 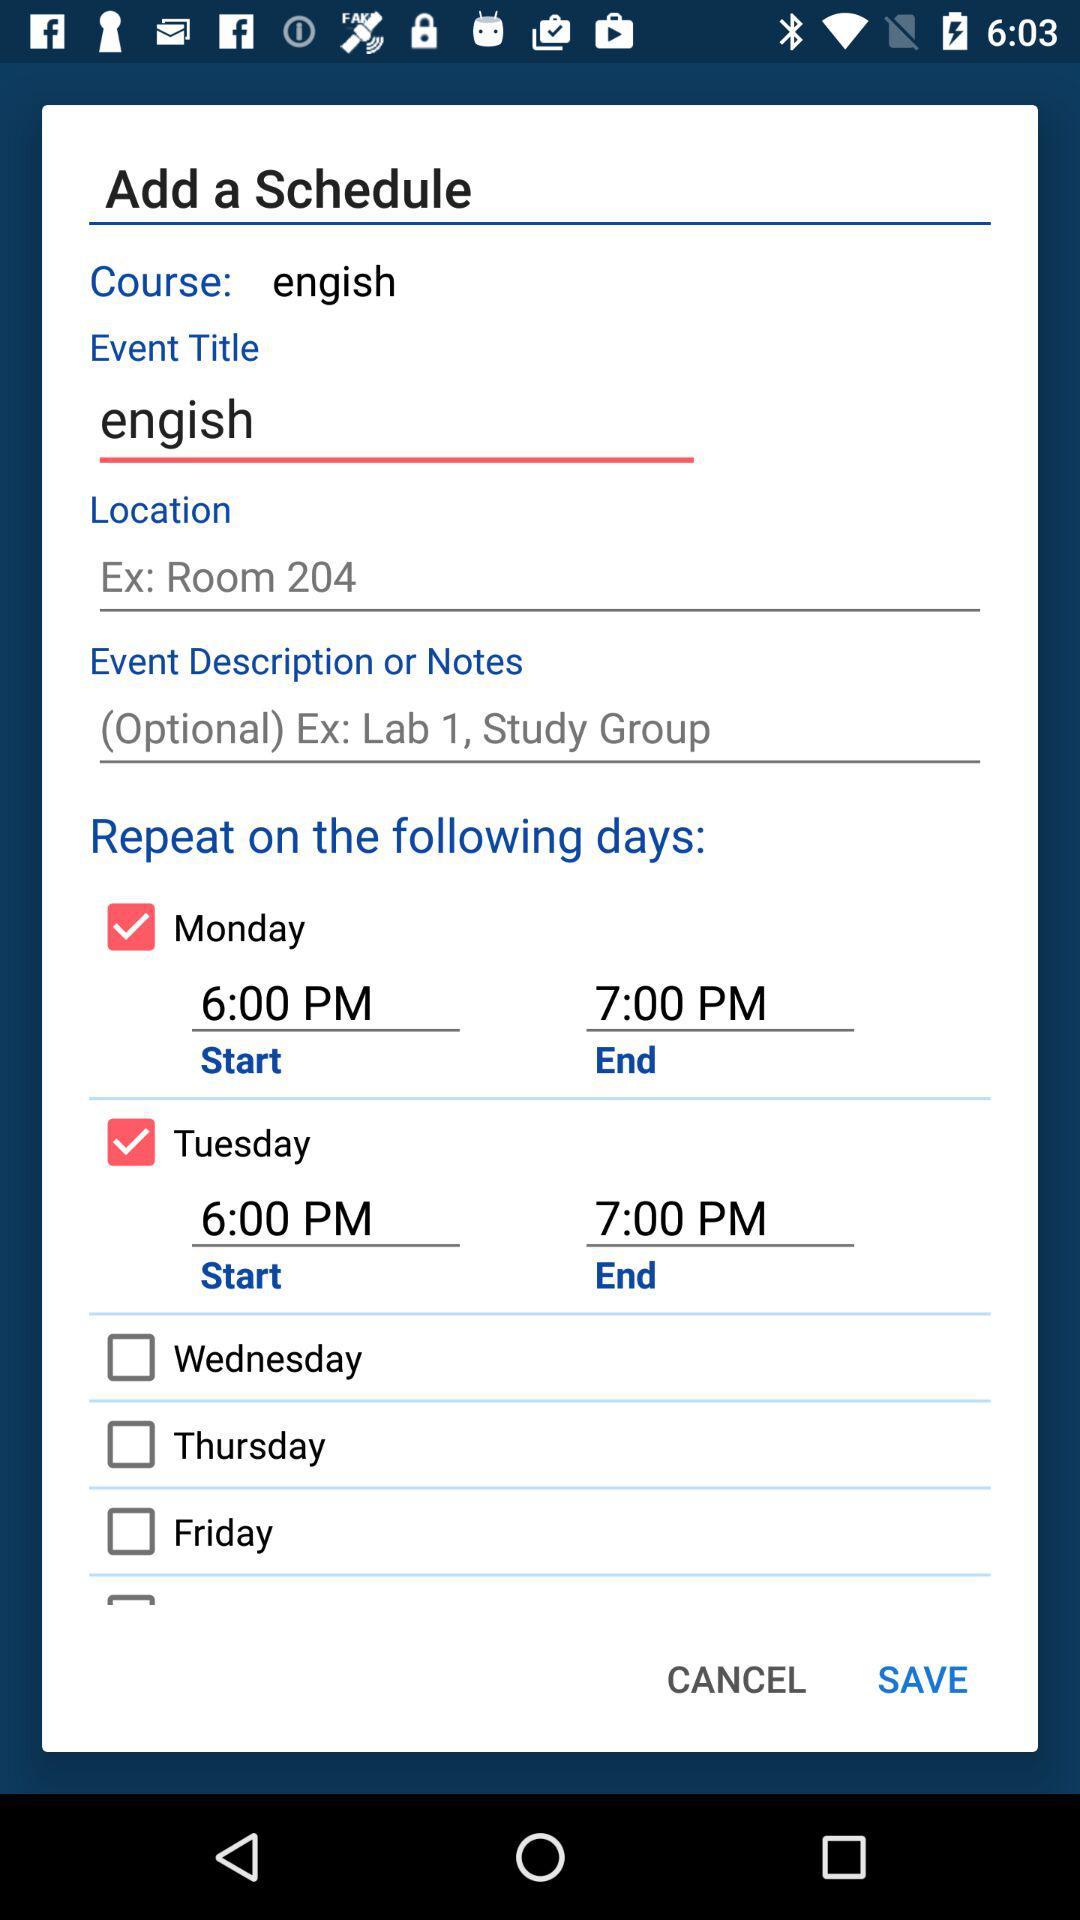 I want to click on the monday icon, so click(x=197, y=925).